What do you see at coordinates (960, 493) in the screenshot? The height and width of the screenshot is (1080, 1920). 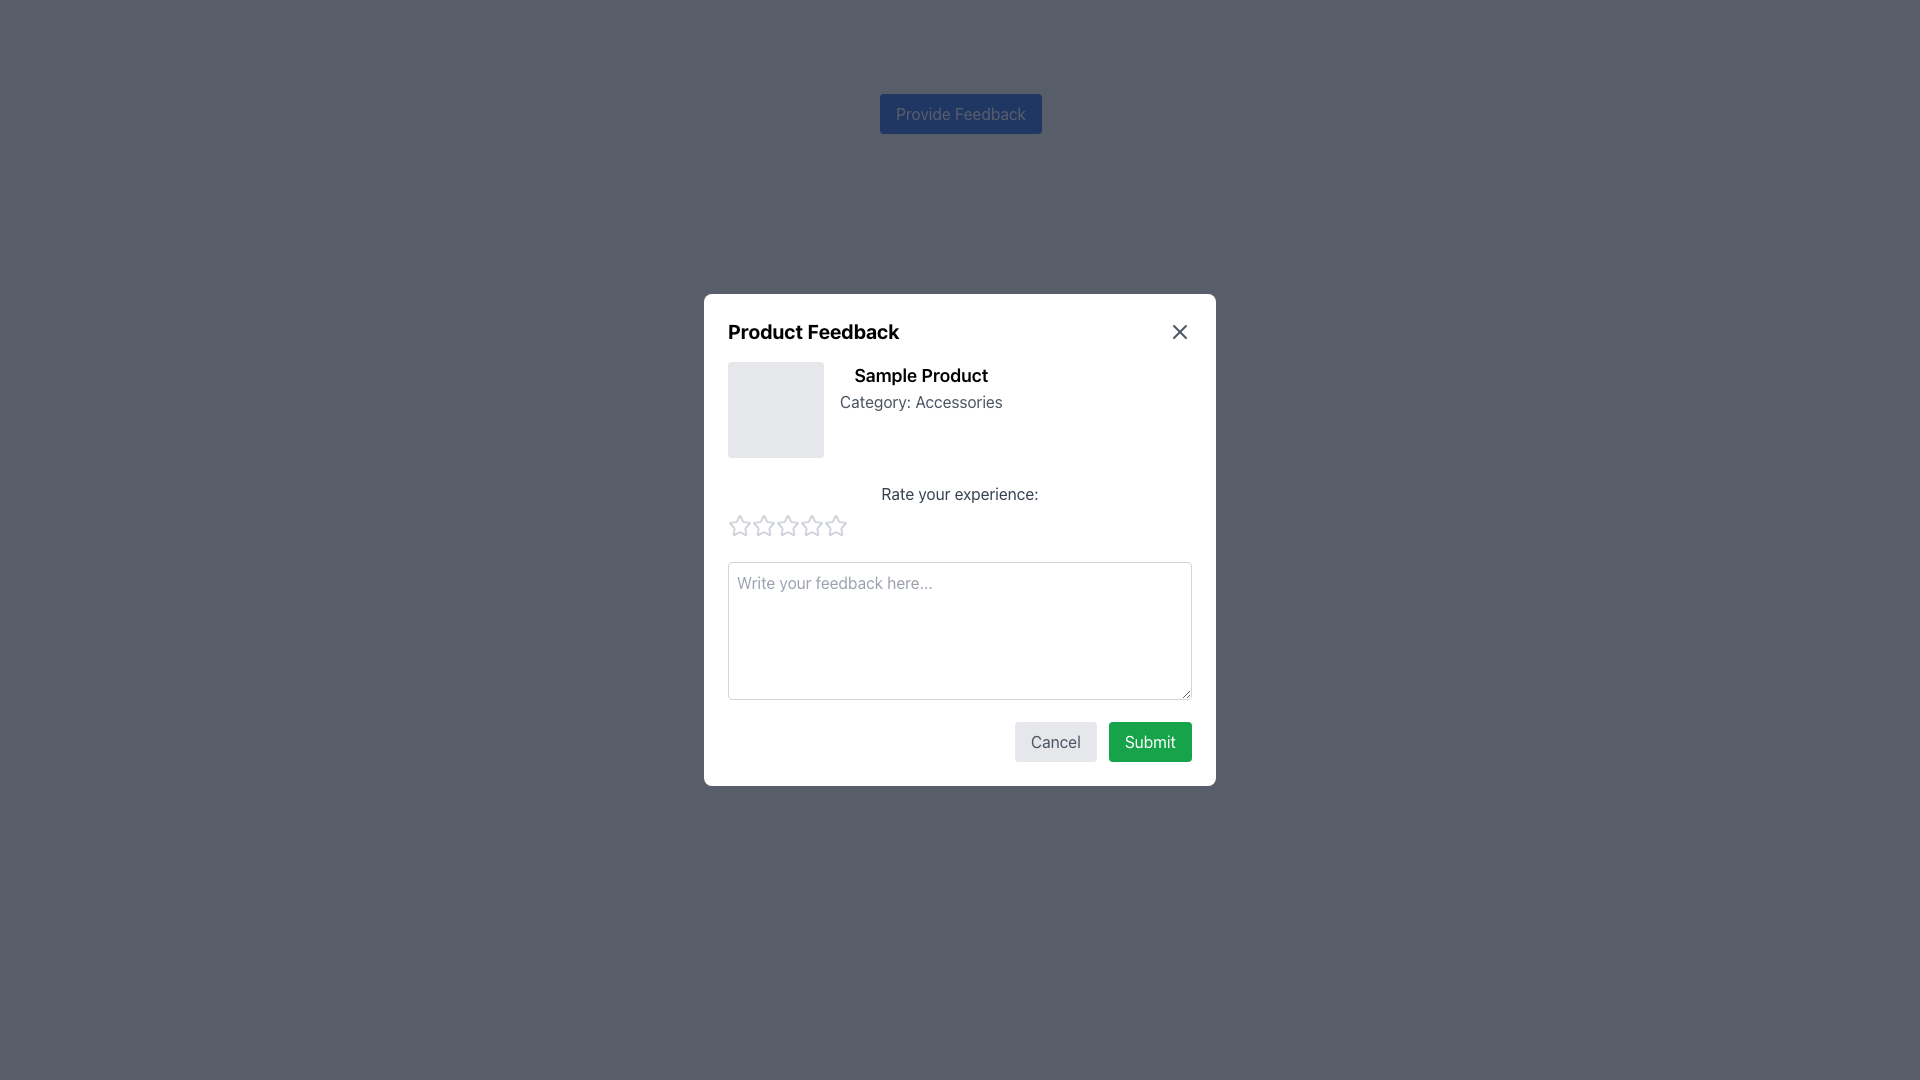 I see `text content of the label instructing users to rate their experience, located in the modal dialogue box titled 'Product Feedback', positioned directly above the star icons for rating` at bounding box center [960, 493].